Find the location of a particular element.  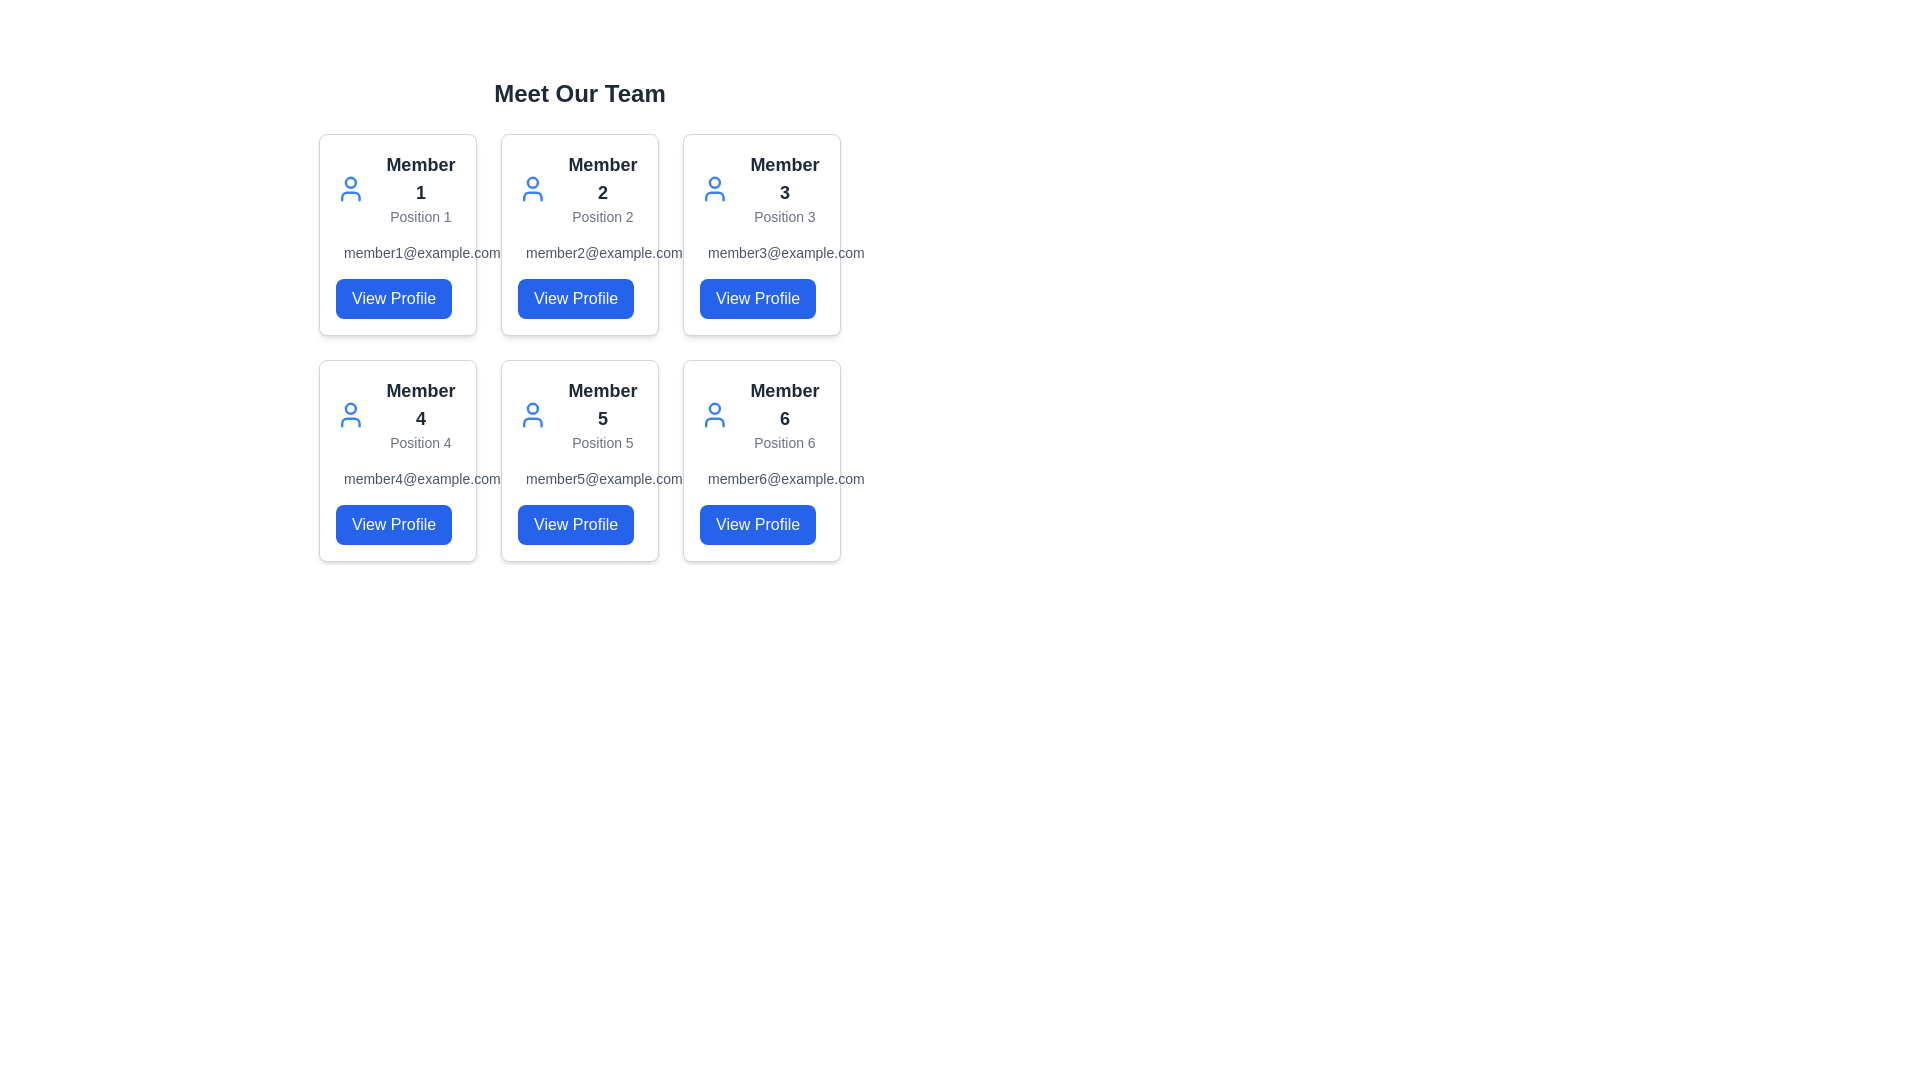

descriptive text label located in the second row under the card titled 'Member 4' is located at coordinates (419, 442).